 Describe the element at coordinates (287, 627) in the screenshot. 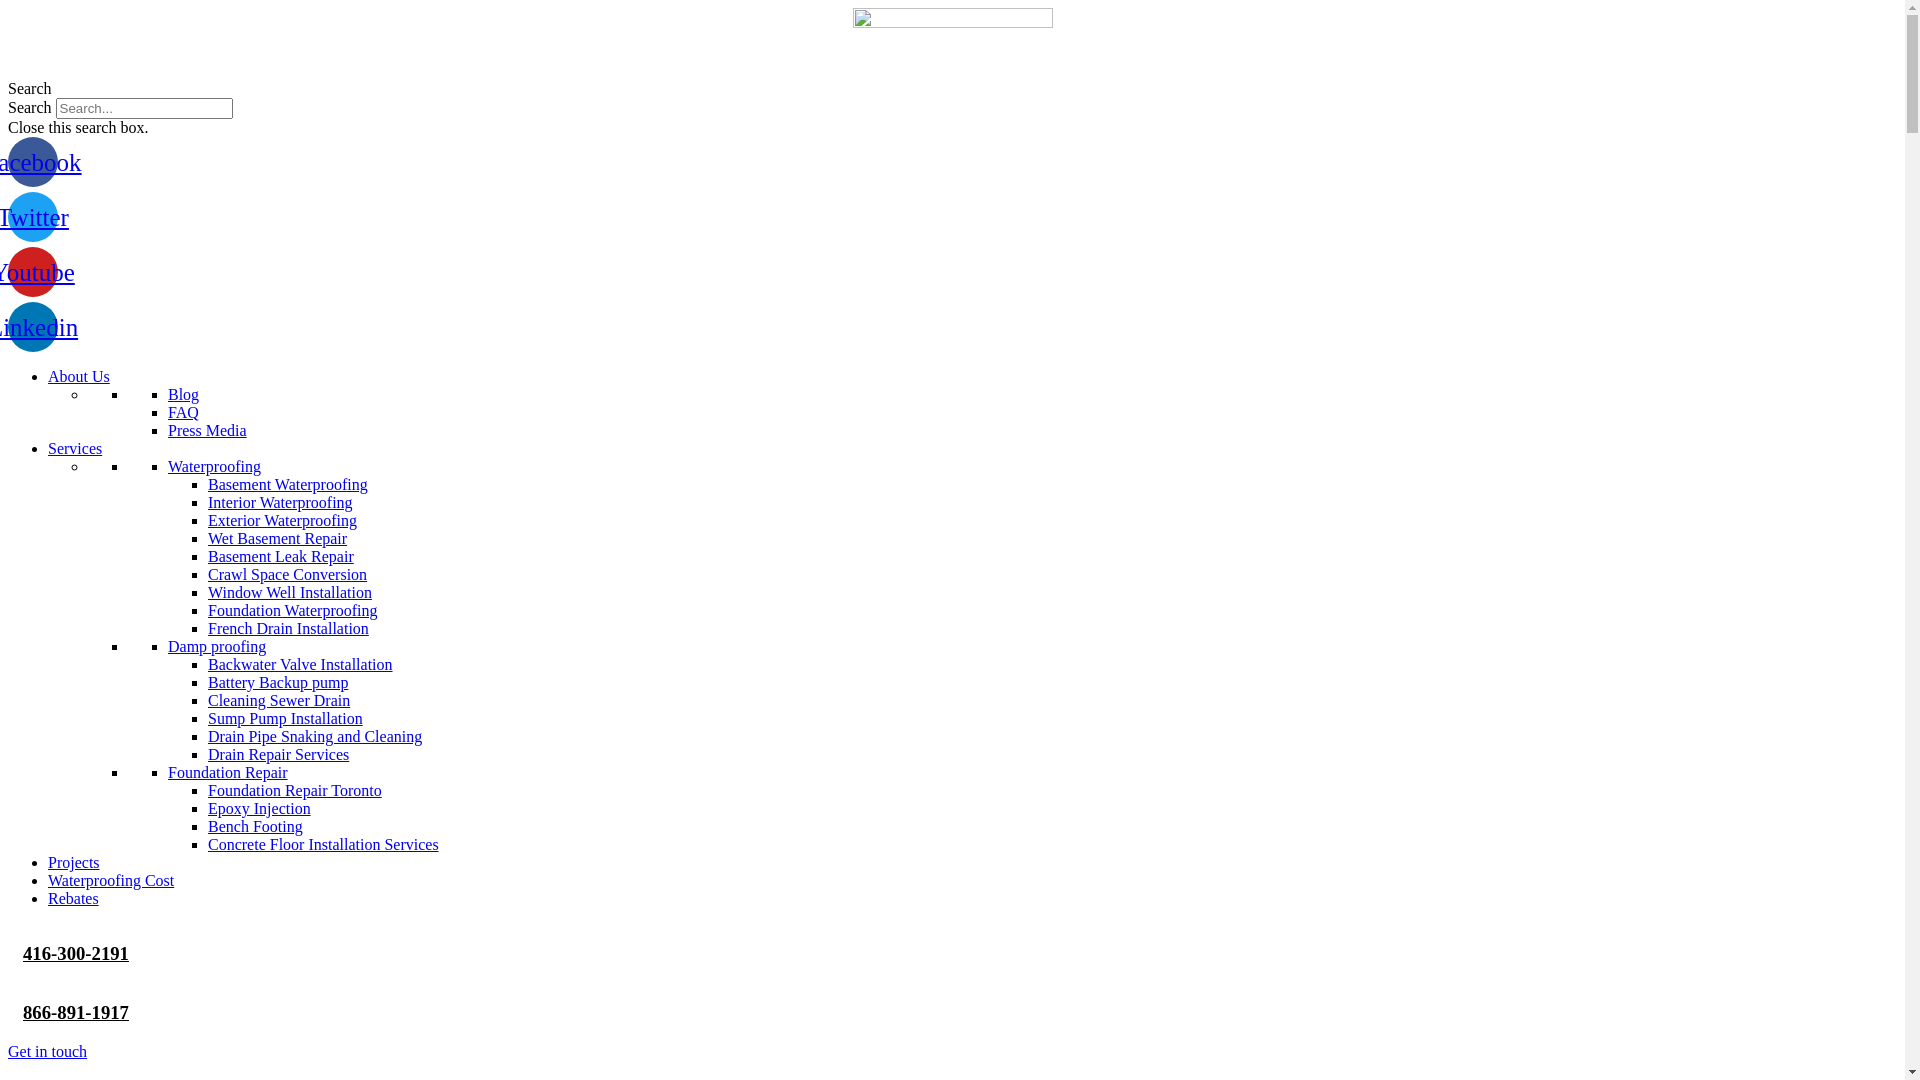

I see `'French Drain Installation'` at that location.